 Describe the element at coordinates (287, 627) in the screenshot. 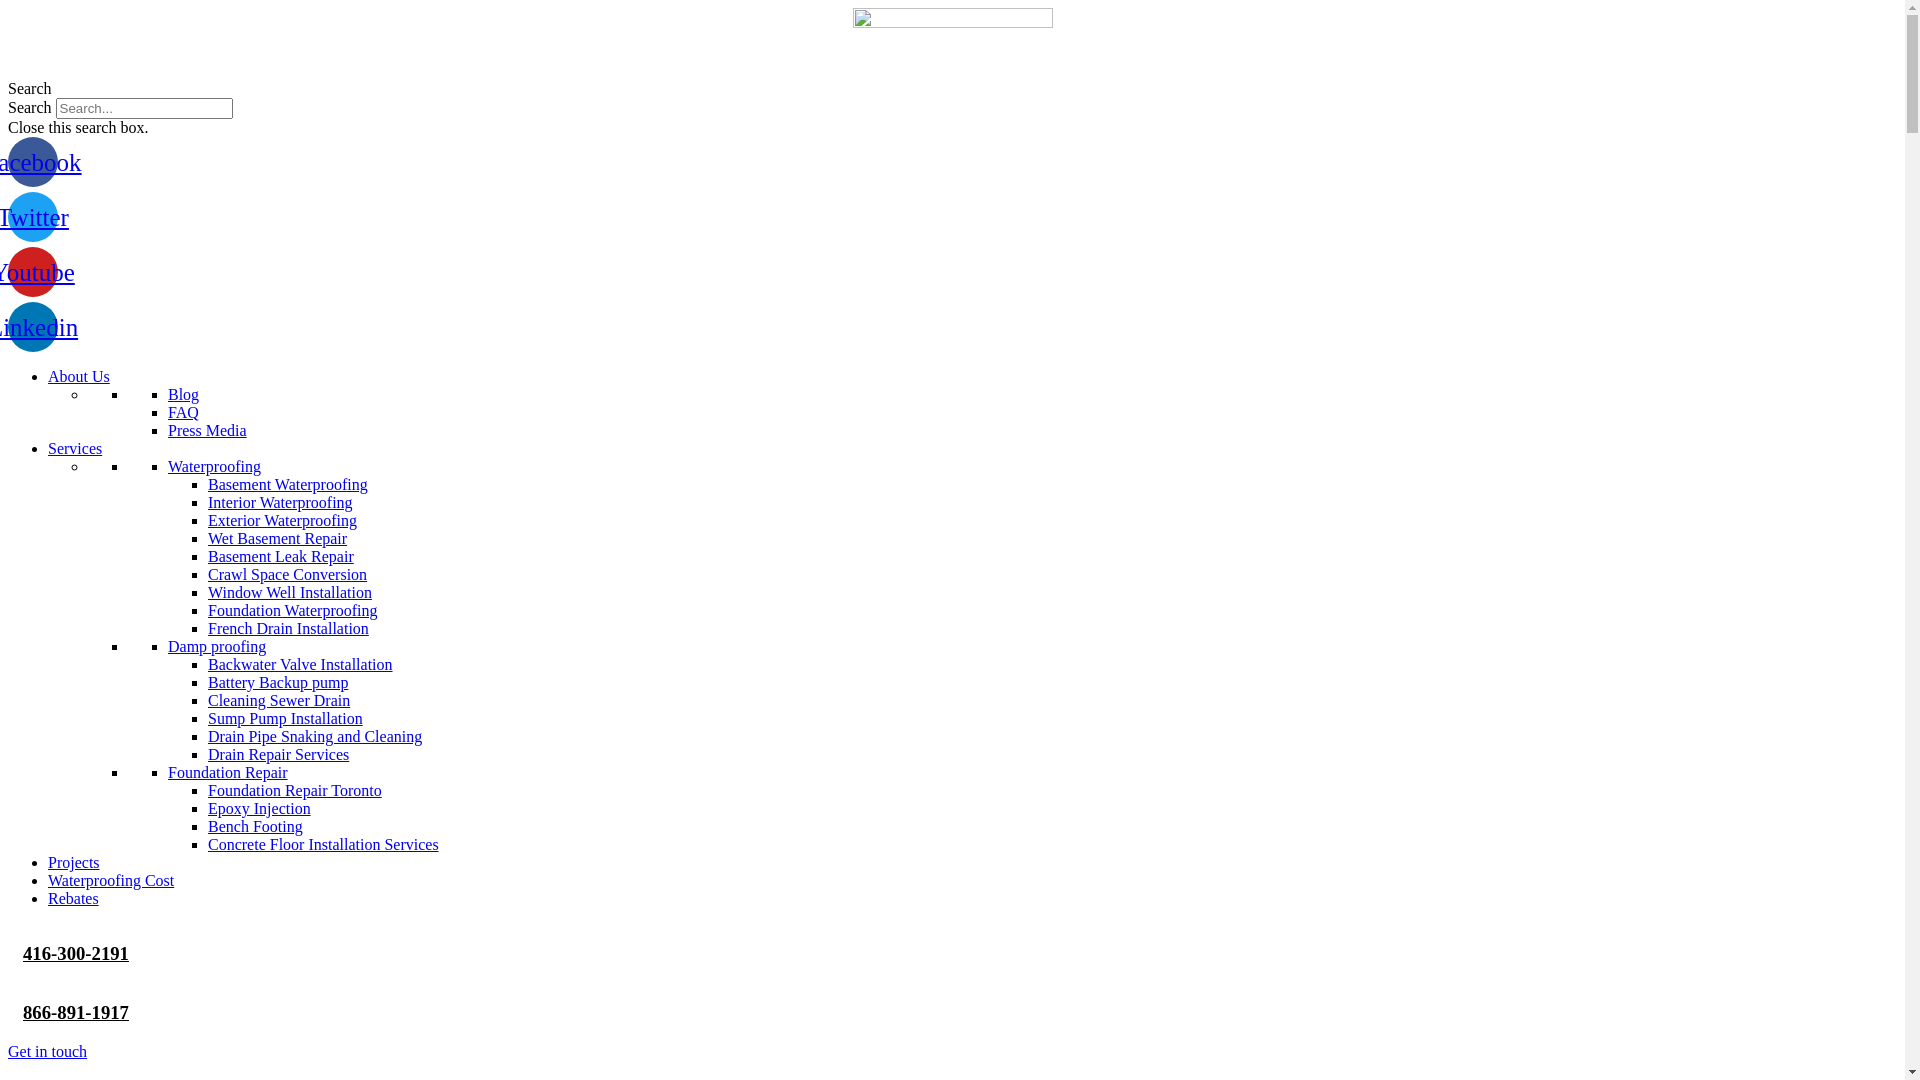

I see `'French Drain Installation'` at that location.